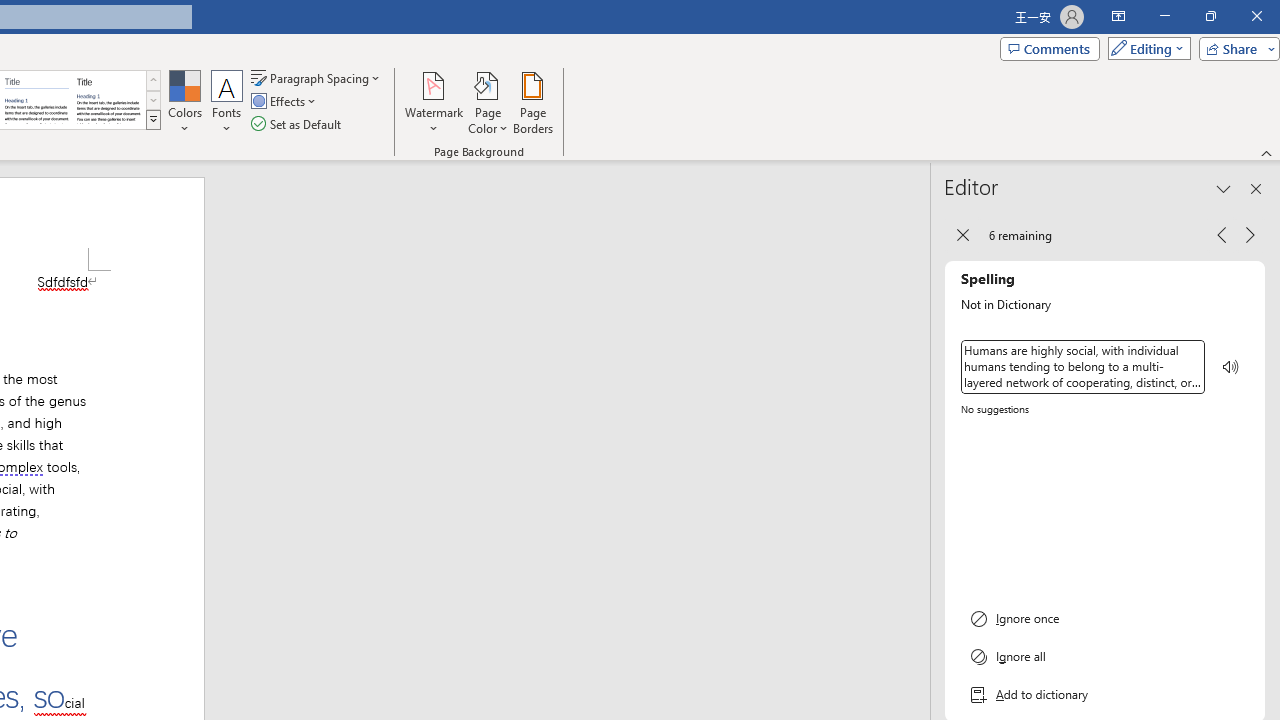 This screenshot has width=1280, height=720. Describe the element at coordinates (107, 100) in the screenshot. I see `'Word 2013'` at that location.